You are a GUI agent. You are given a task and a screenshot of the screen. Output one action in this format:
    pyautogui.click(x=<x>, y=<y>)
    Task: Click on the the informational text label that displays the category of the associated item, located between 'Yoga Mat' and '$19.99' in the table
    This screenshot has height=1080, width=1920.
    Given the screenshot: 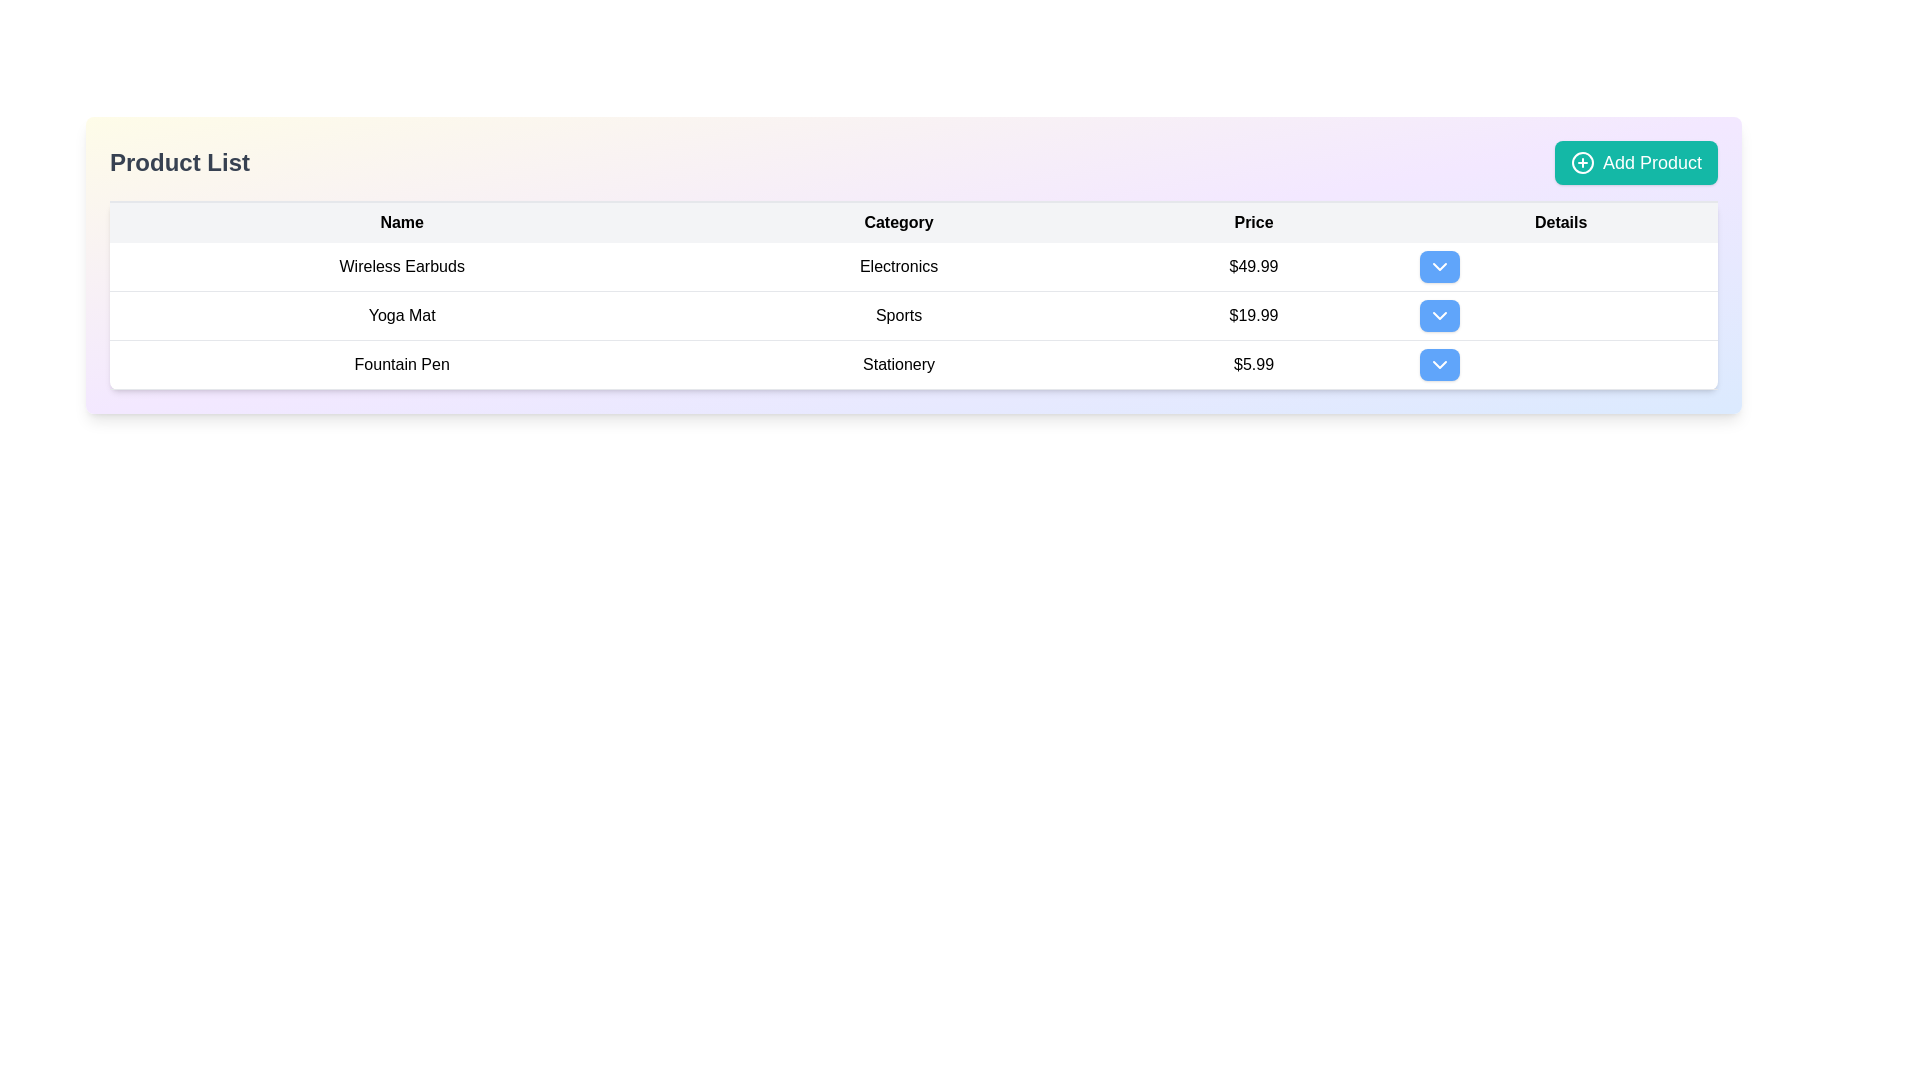 What is the action you would take?
    pyautogui.click(x=898, y=315)
    